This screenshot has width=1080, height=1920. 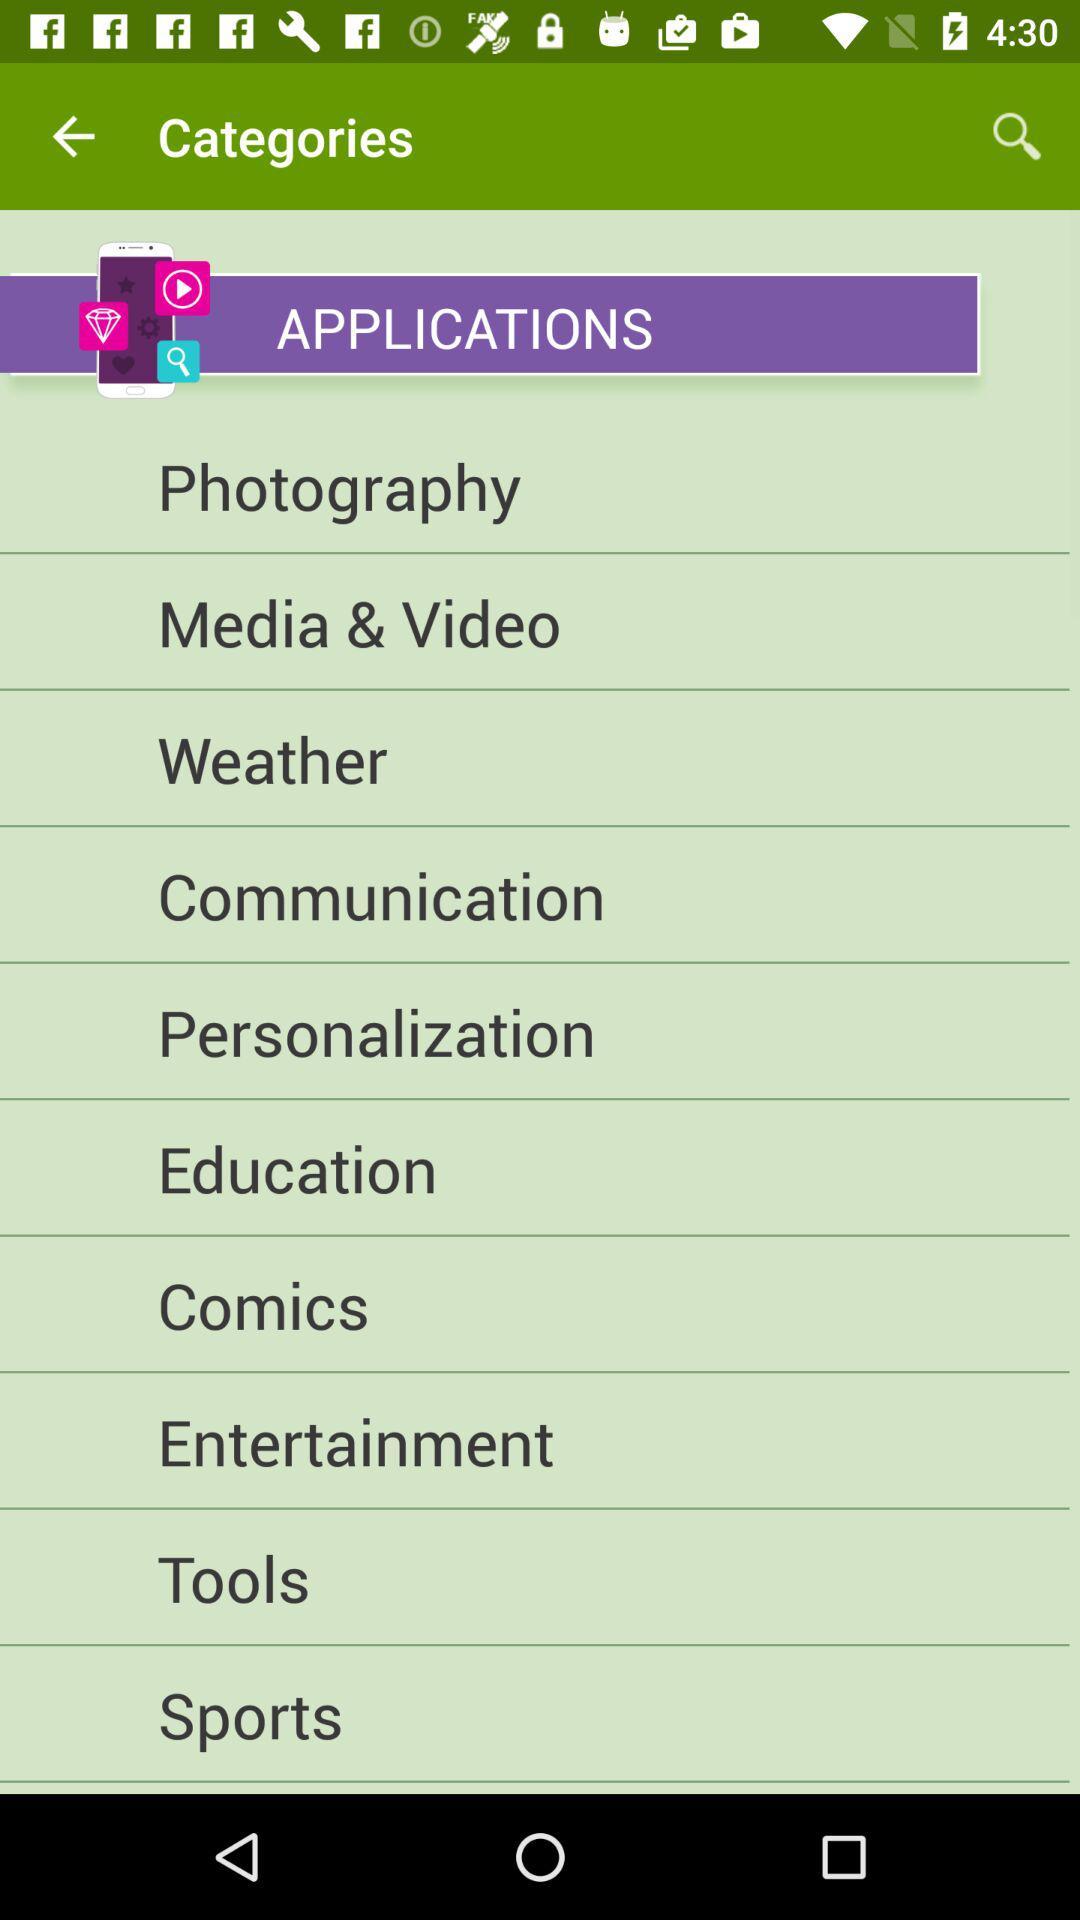 What do you see at coordinates (606, 312) in the screenshot?
I see `applications icon` at bounding box center [606, 312].